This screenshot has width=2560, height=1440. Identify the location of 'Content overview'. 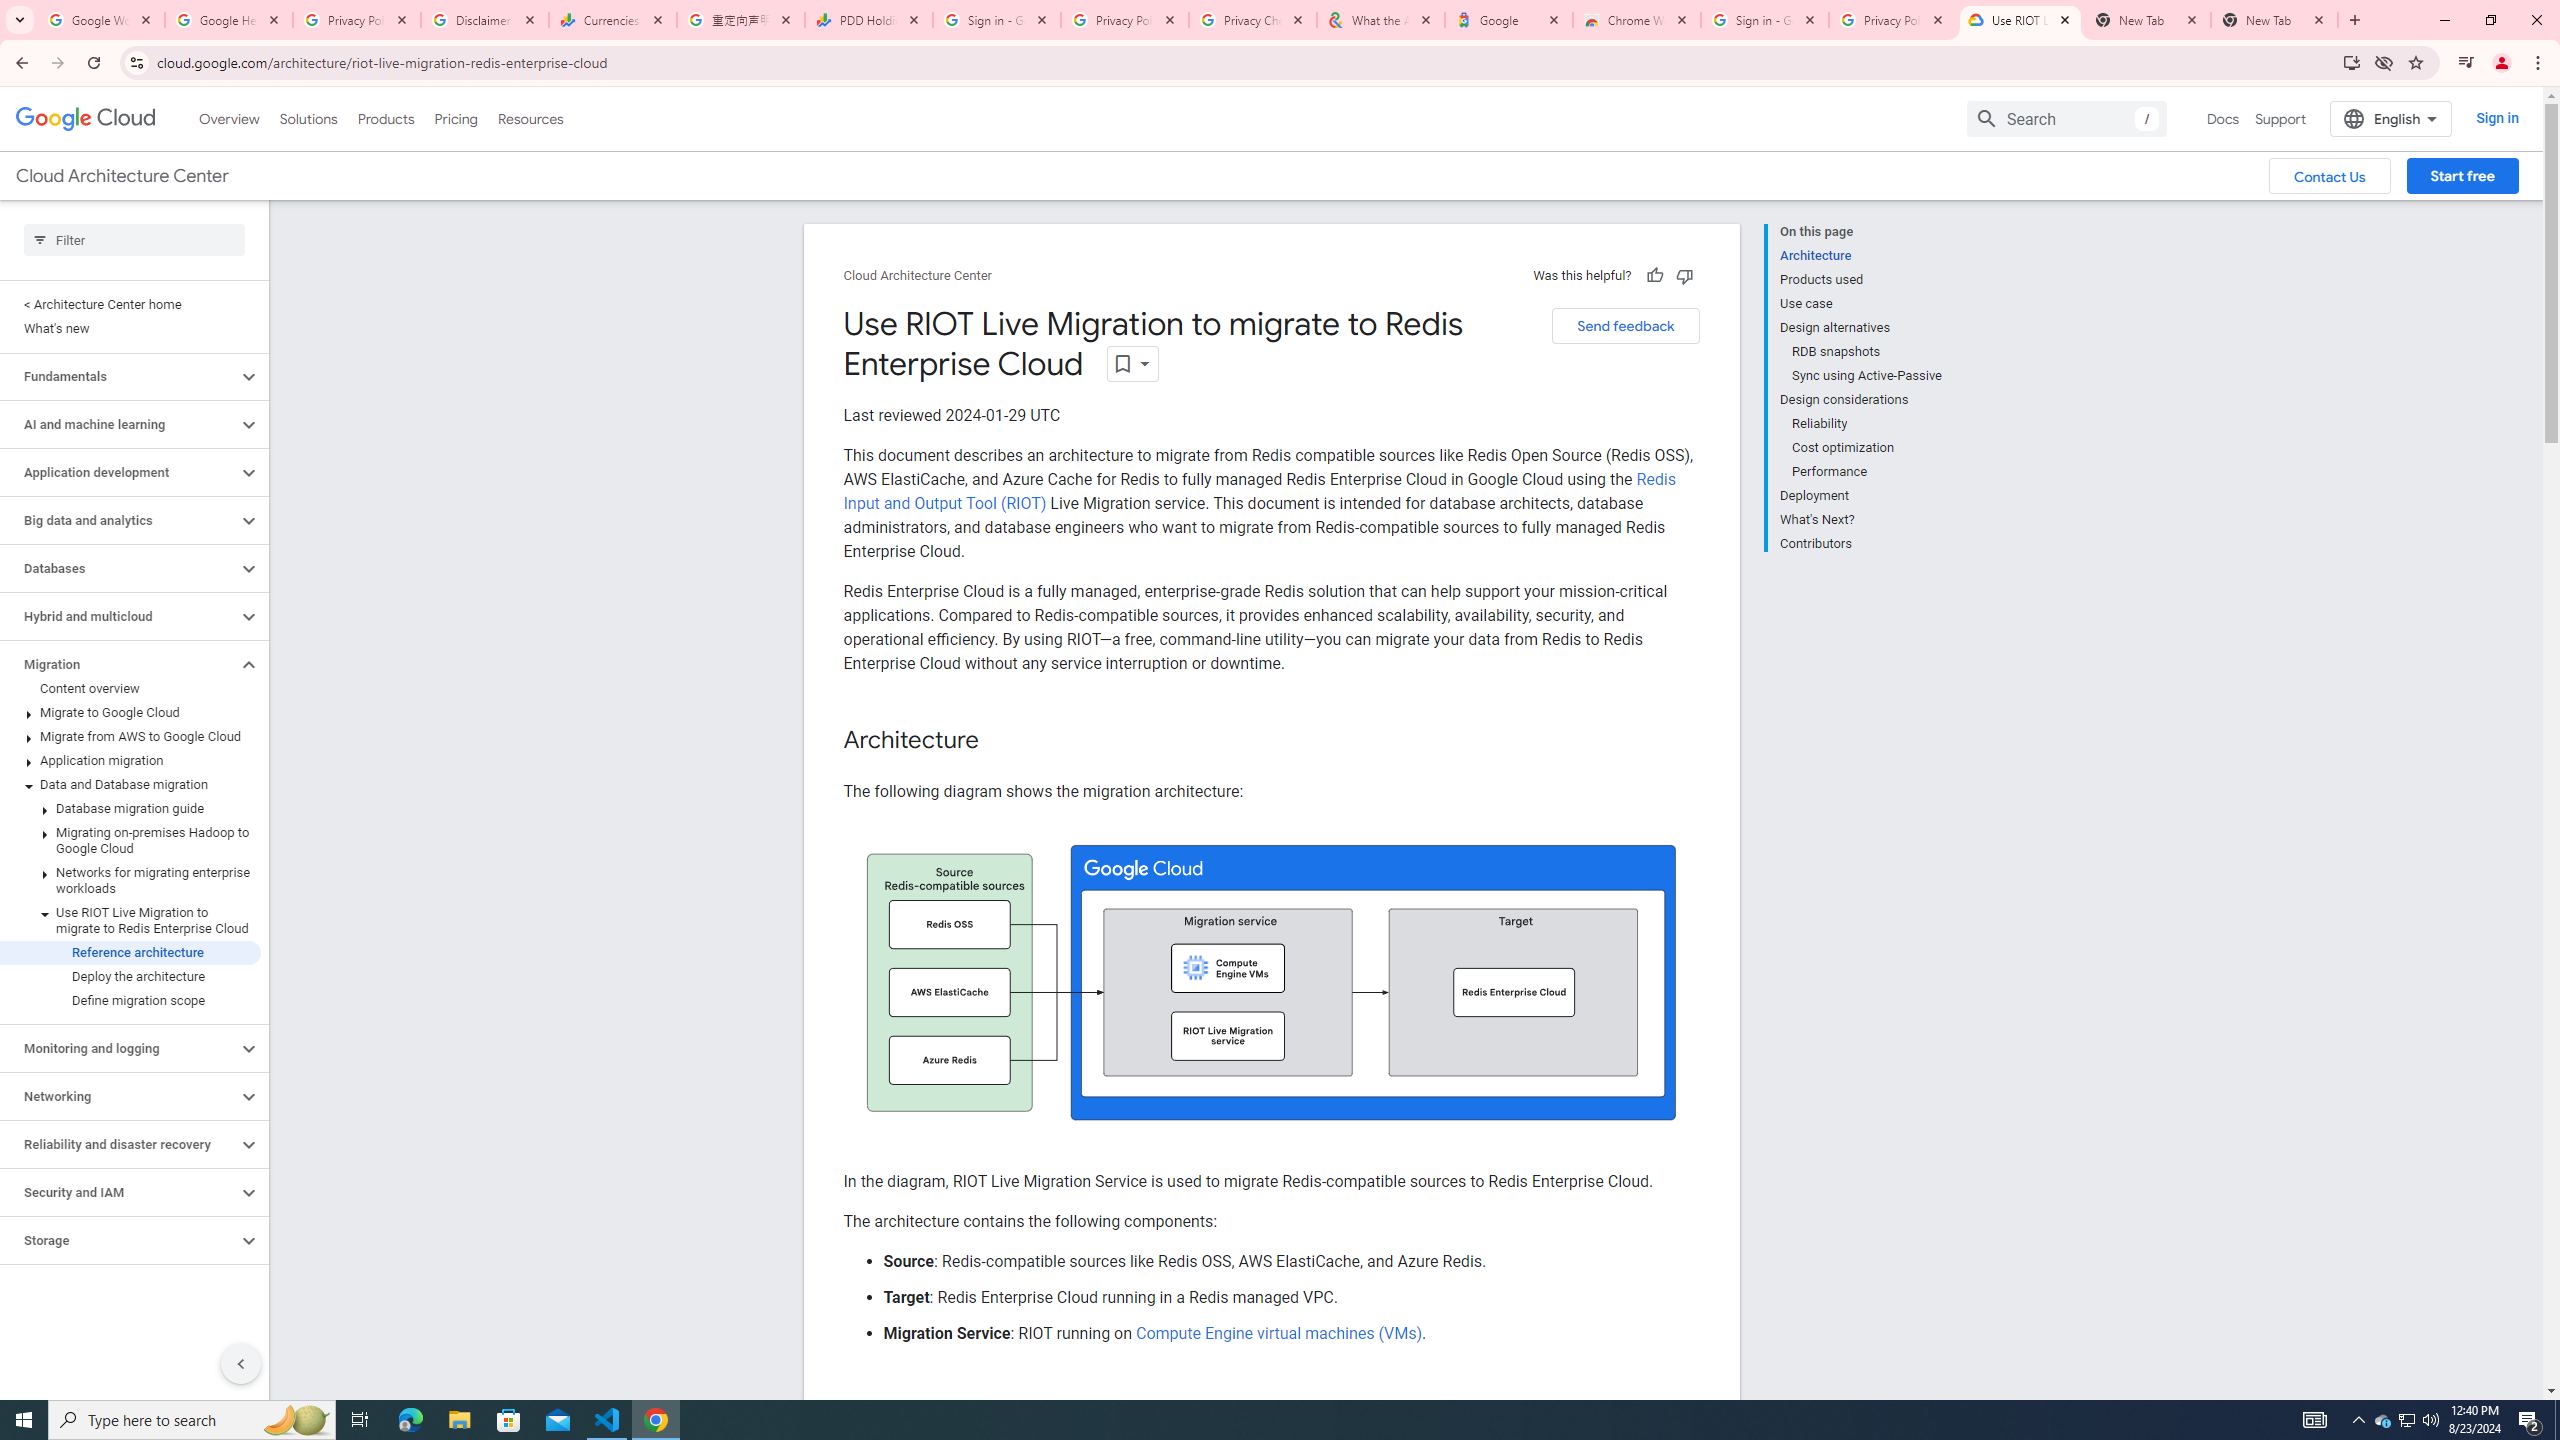
(130, 689).